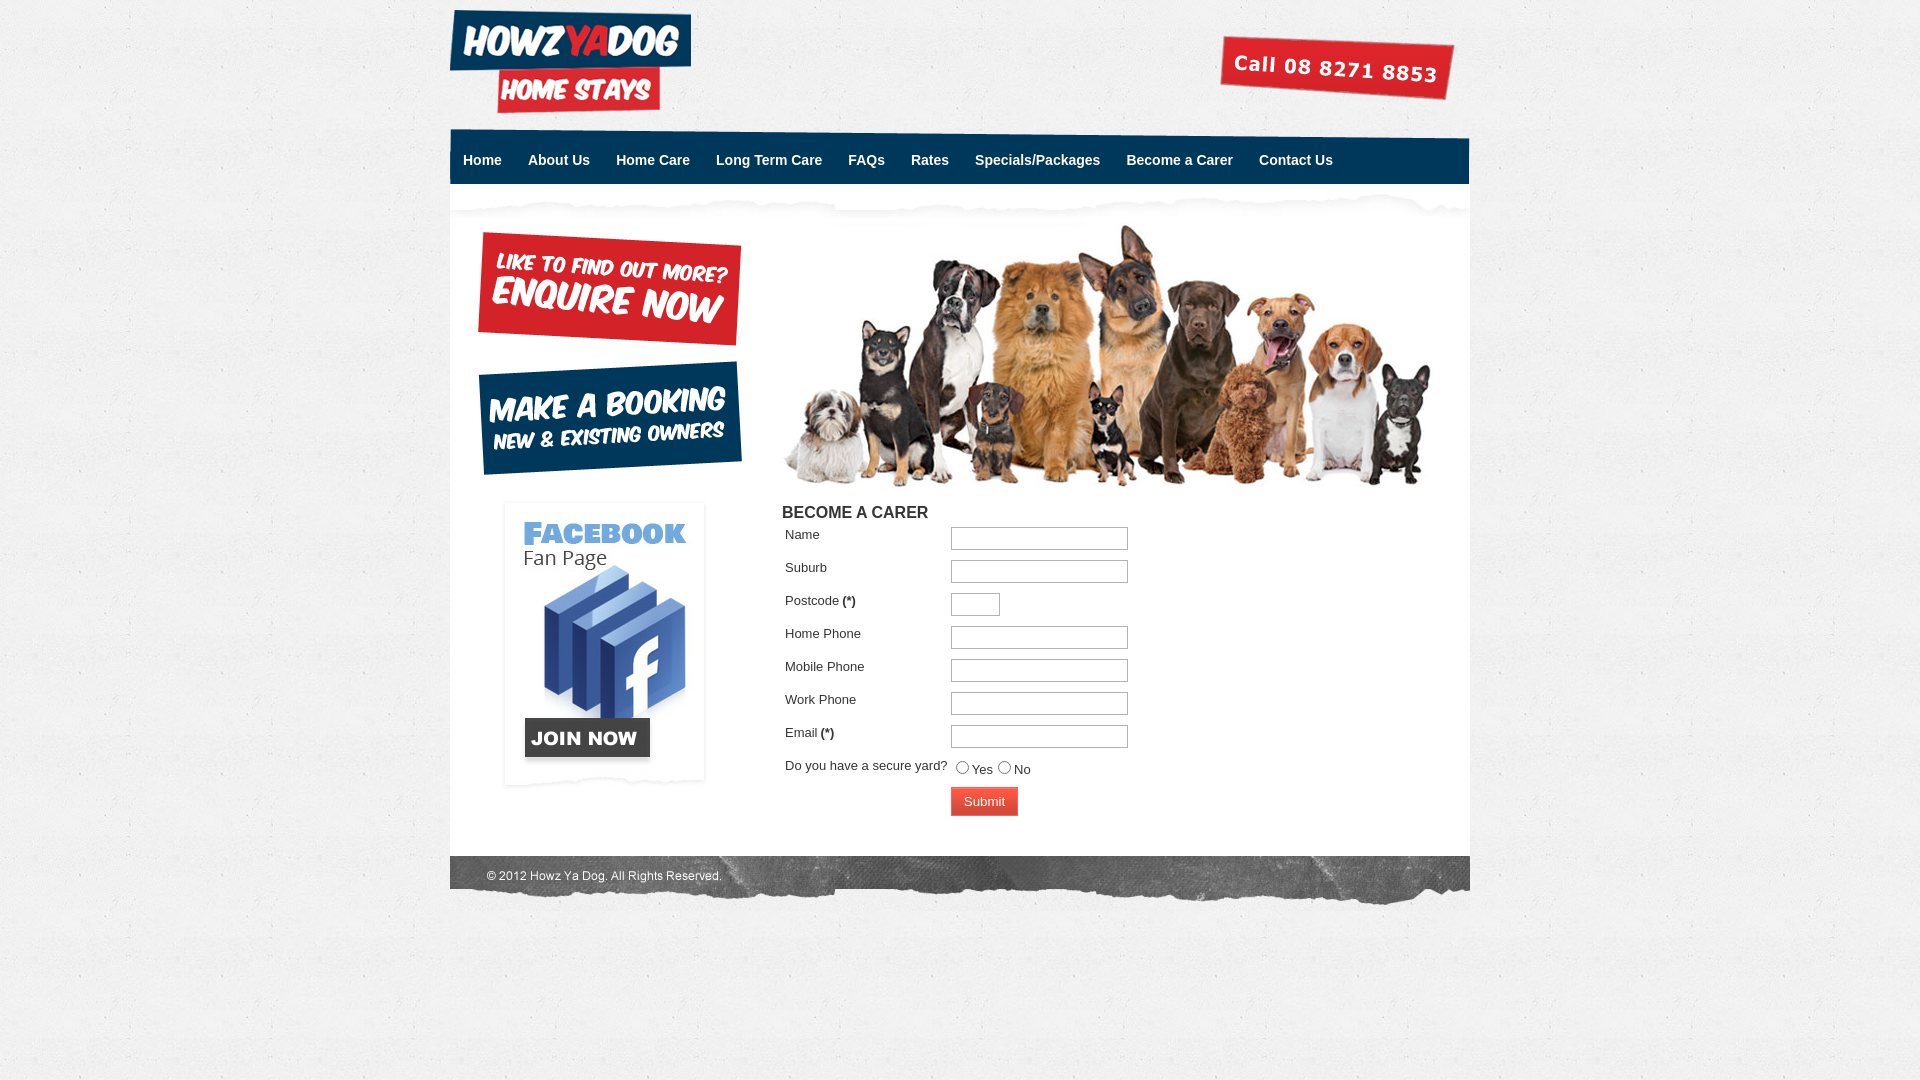 The image size is (1920, 1080). Describe the element at coordinates (835, 154) in the screenshot. I see `'FAQs'` at that location.